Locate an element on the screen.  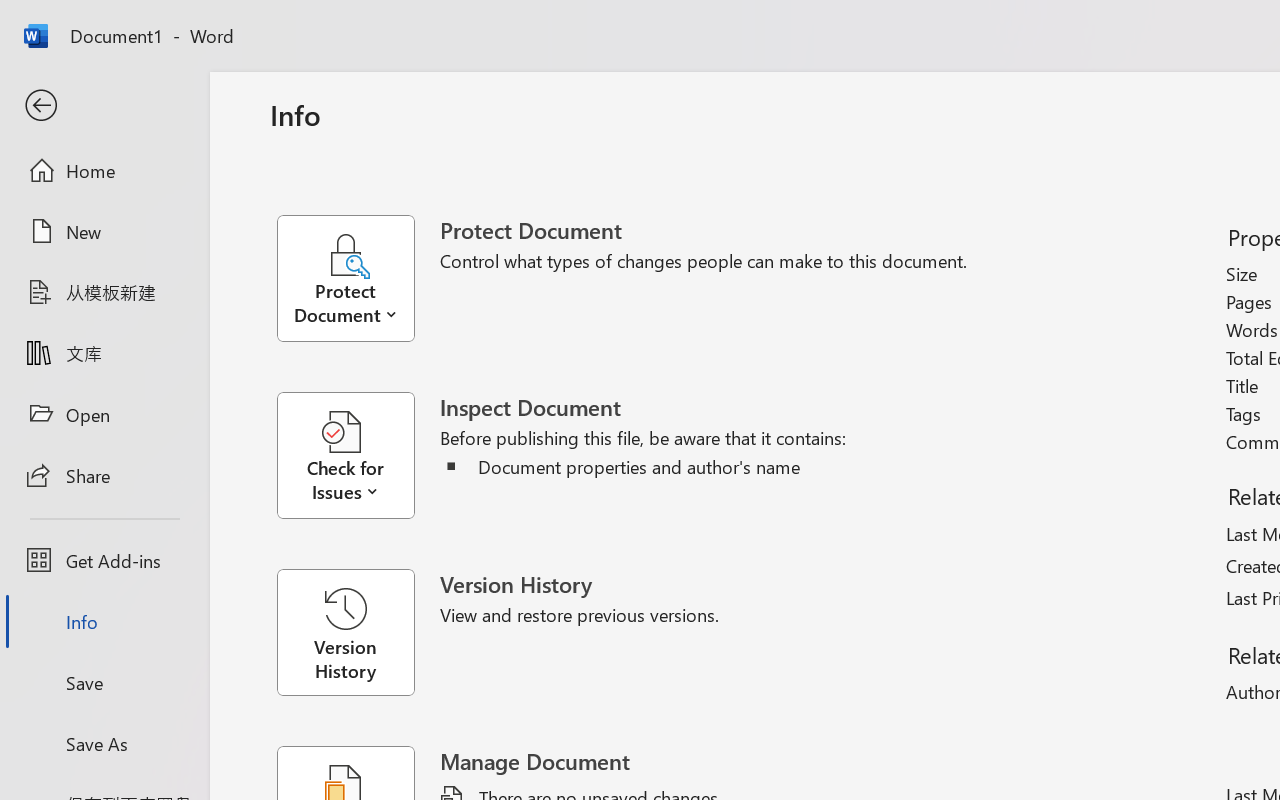
'Get Add-ins' is located at coordinates (103, 560).